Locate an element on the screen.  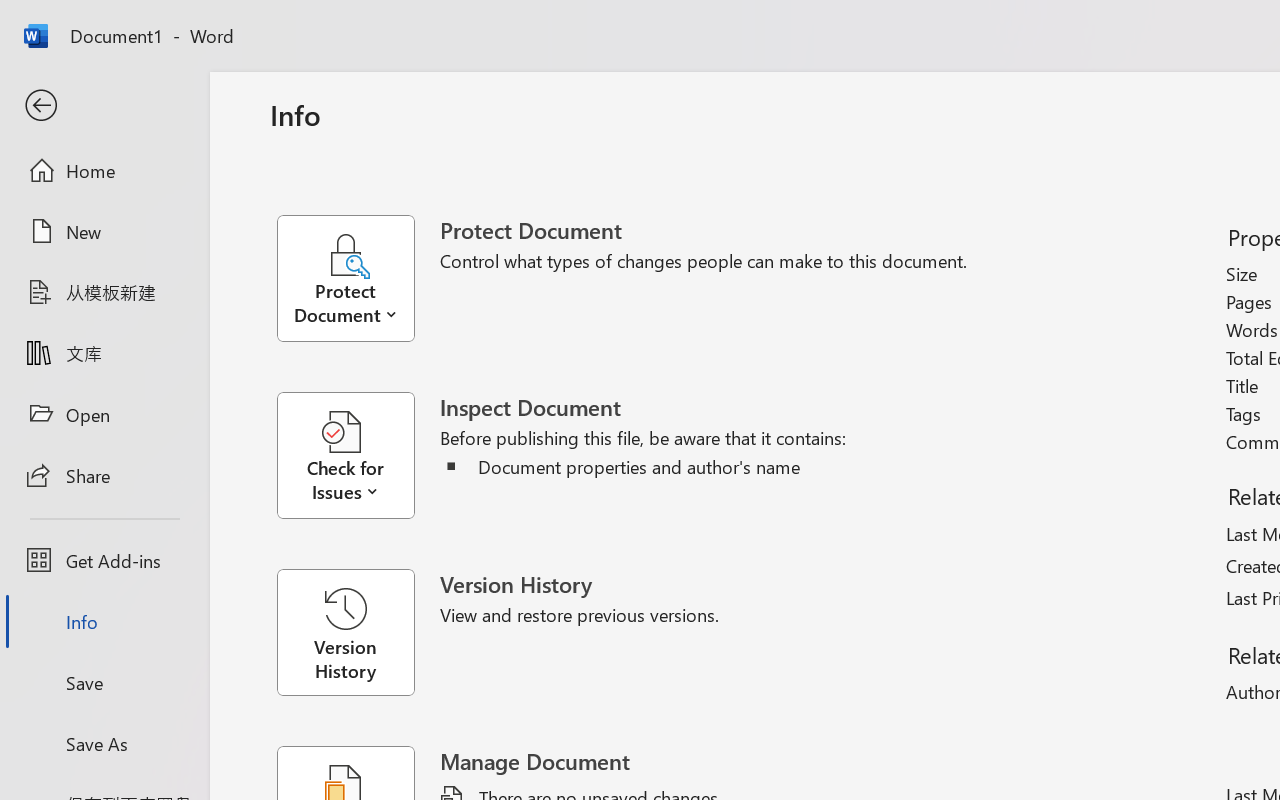
'Get Add-ins' is located at coordinates (103, 560).